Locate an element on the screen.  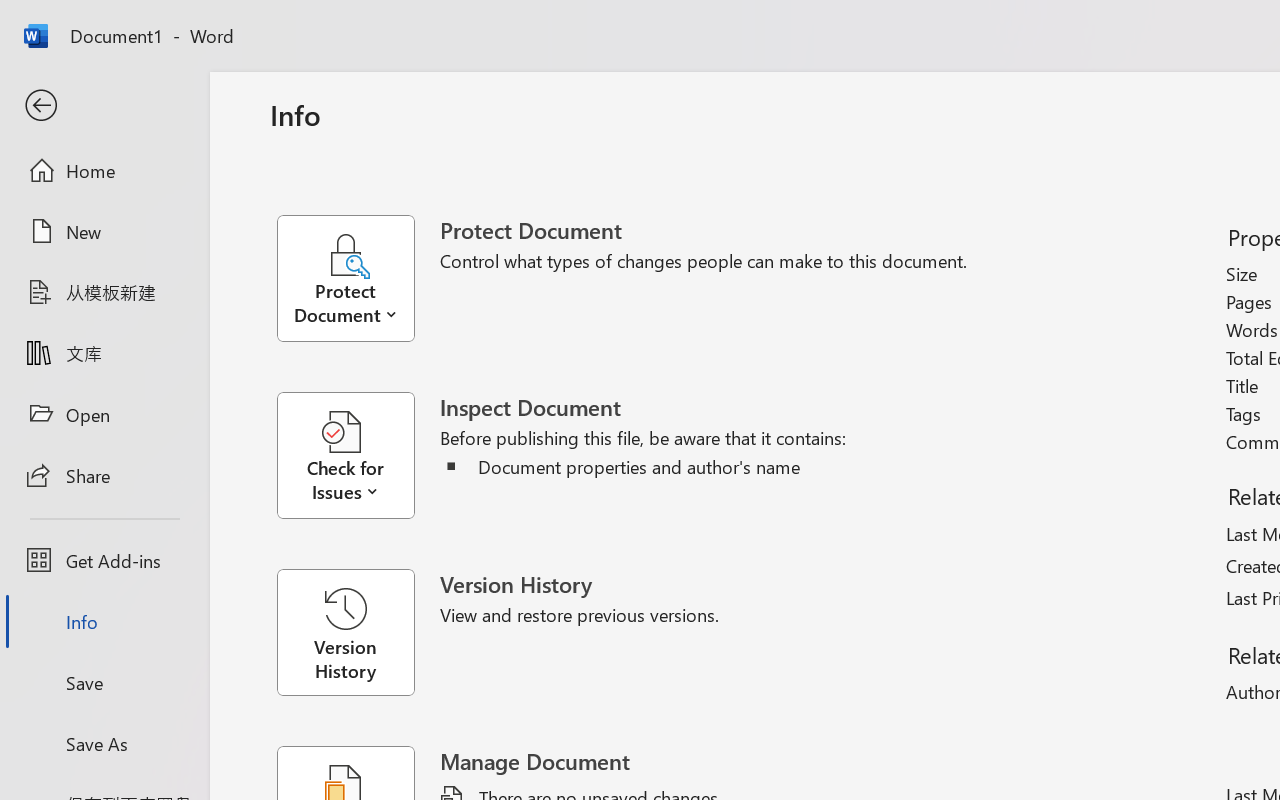
'Get Add-ins' is located at coordinates (103, 560).